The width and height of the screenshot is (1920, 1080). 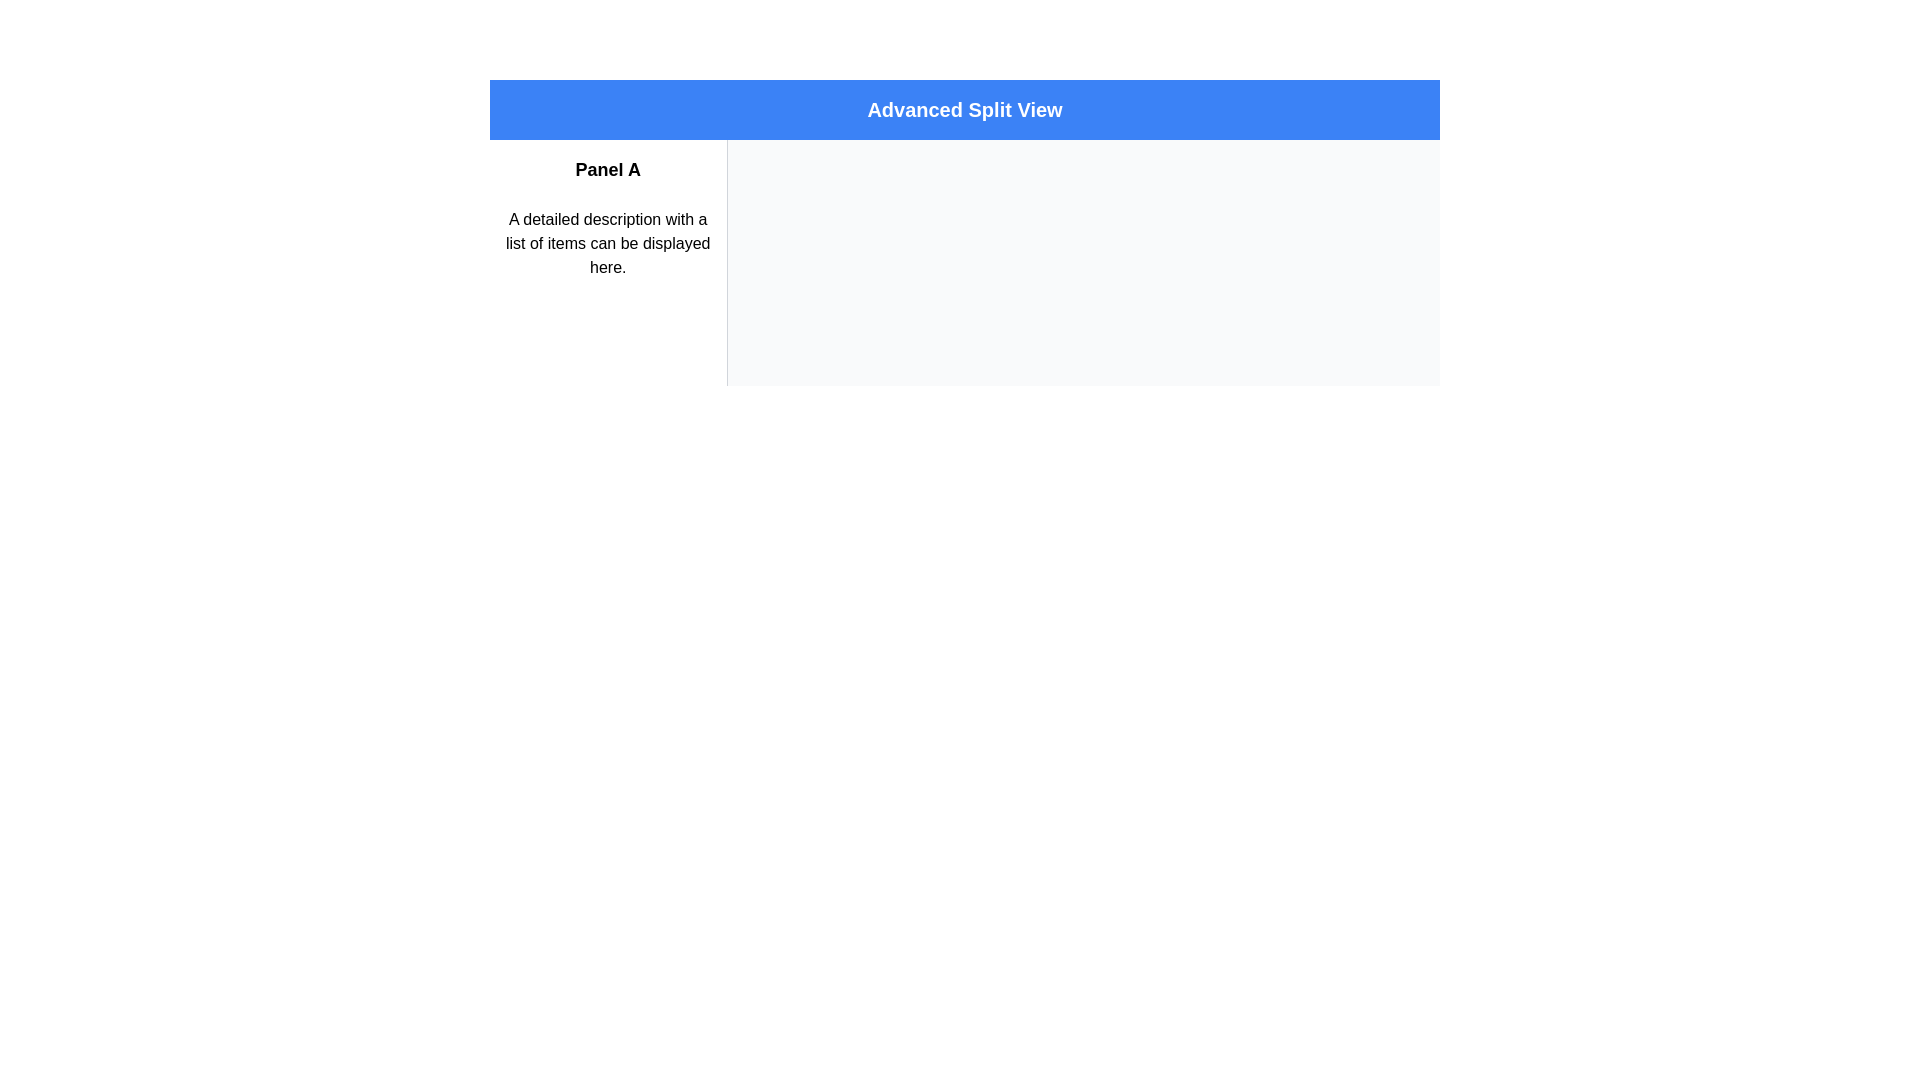 What do you see at coordinates (964, 110) in the screenshot?
I see `the Text-based Banner with blue background and white bold text saying 'Advanced Split View', located at the top of the layout` at bounding box center [964, 110].